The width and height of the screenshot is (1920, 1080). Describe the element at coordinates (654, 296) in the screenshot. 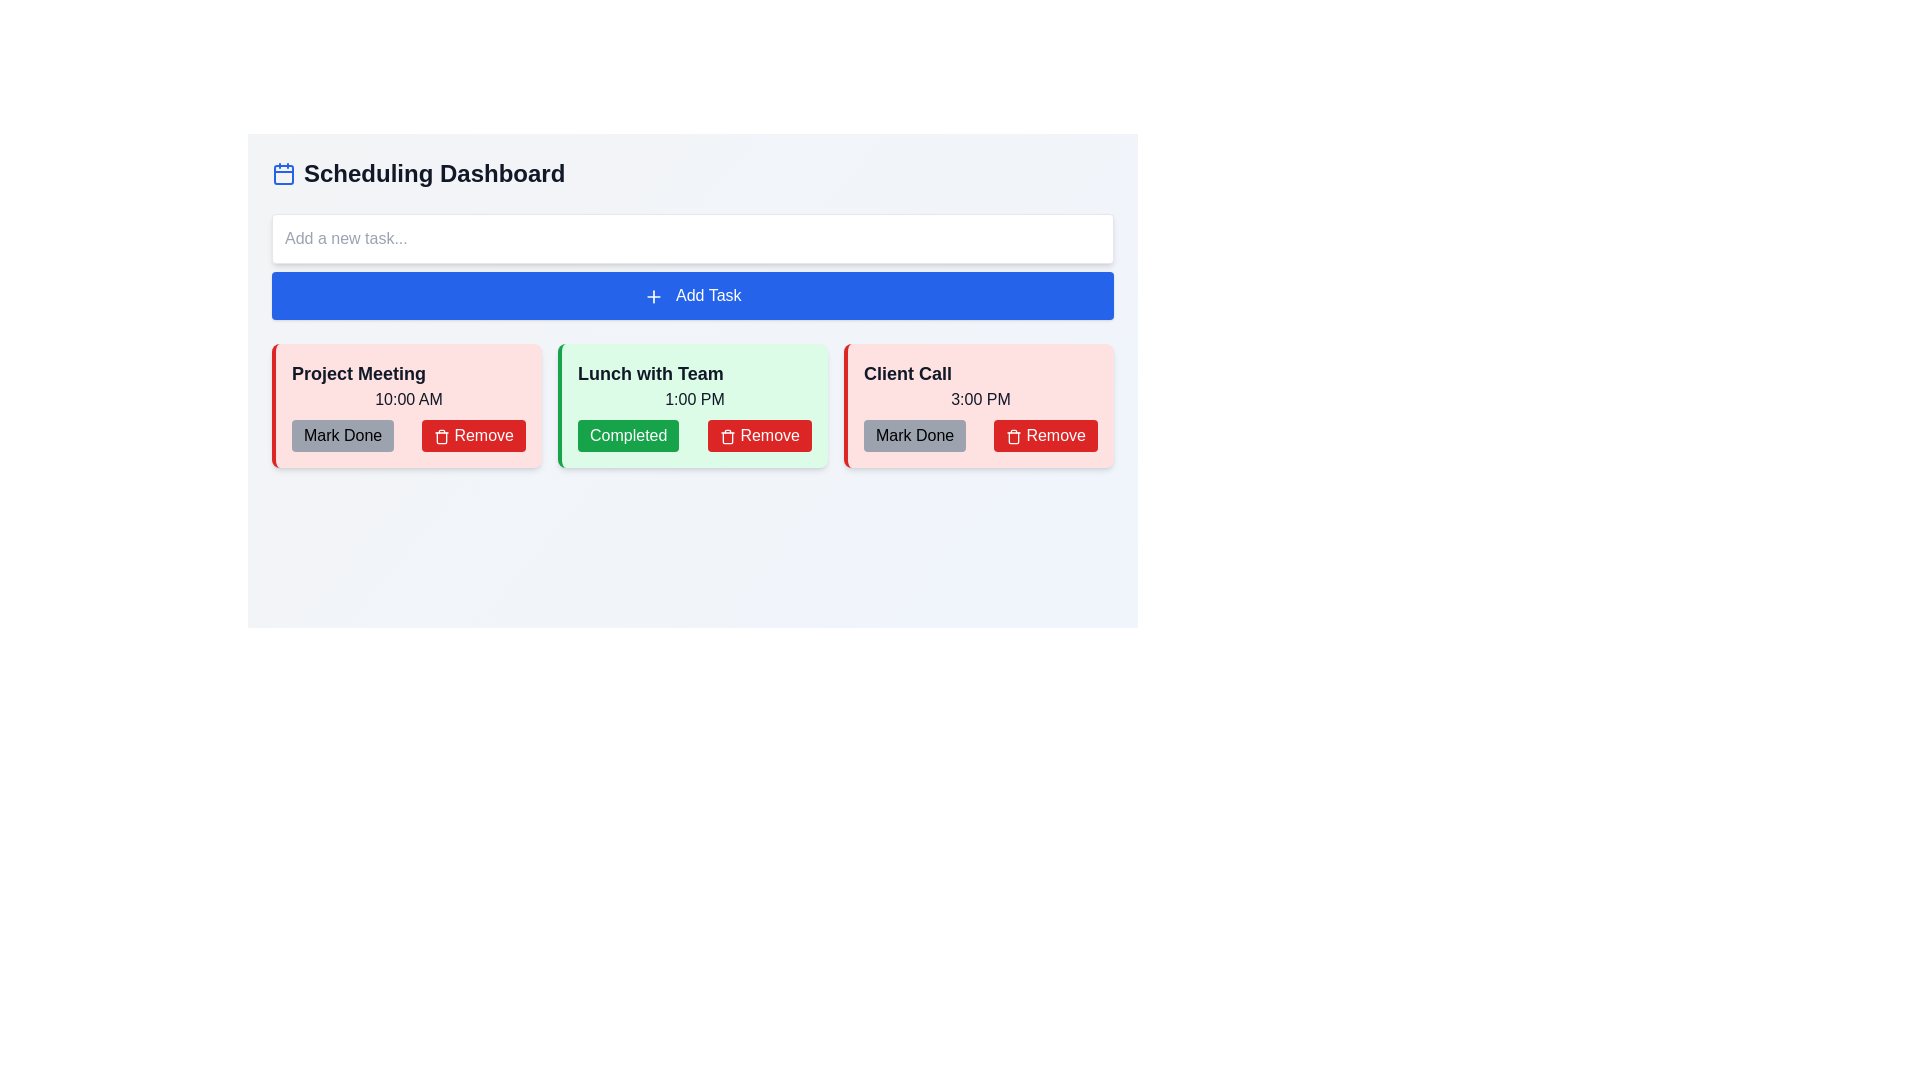

I see `the blue plus icon located inside the 'Add Task' button, which is styled with thin strokes and crosses at the center` at that location.